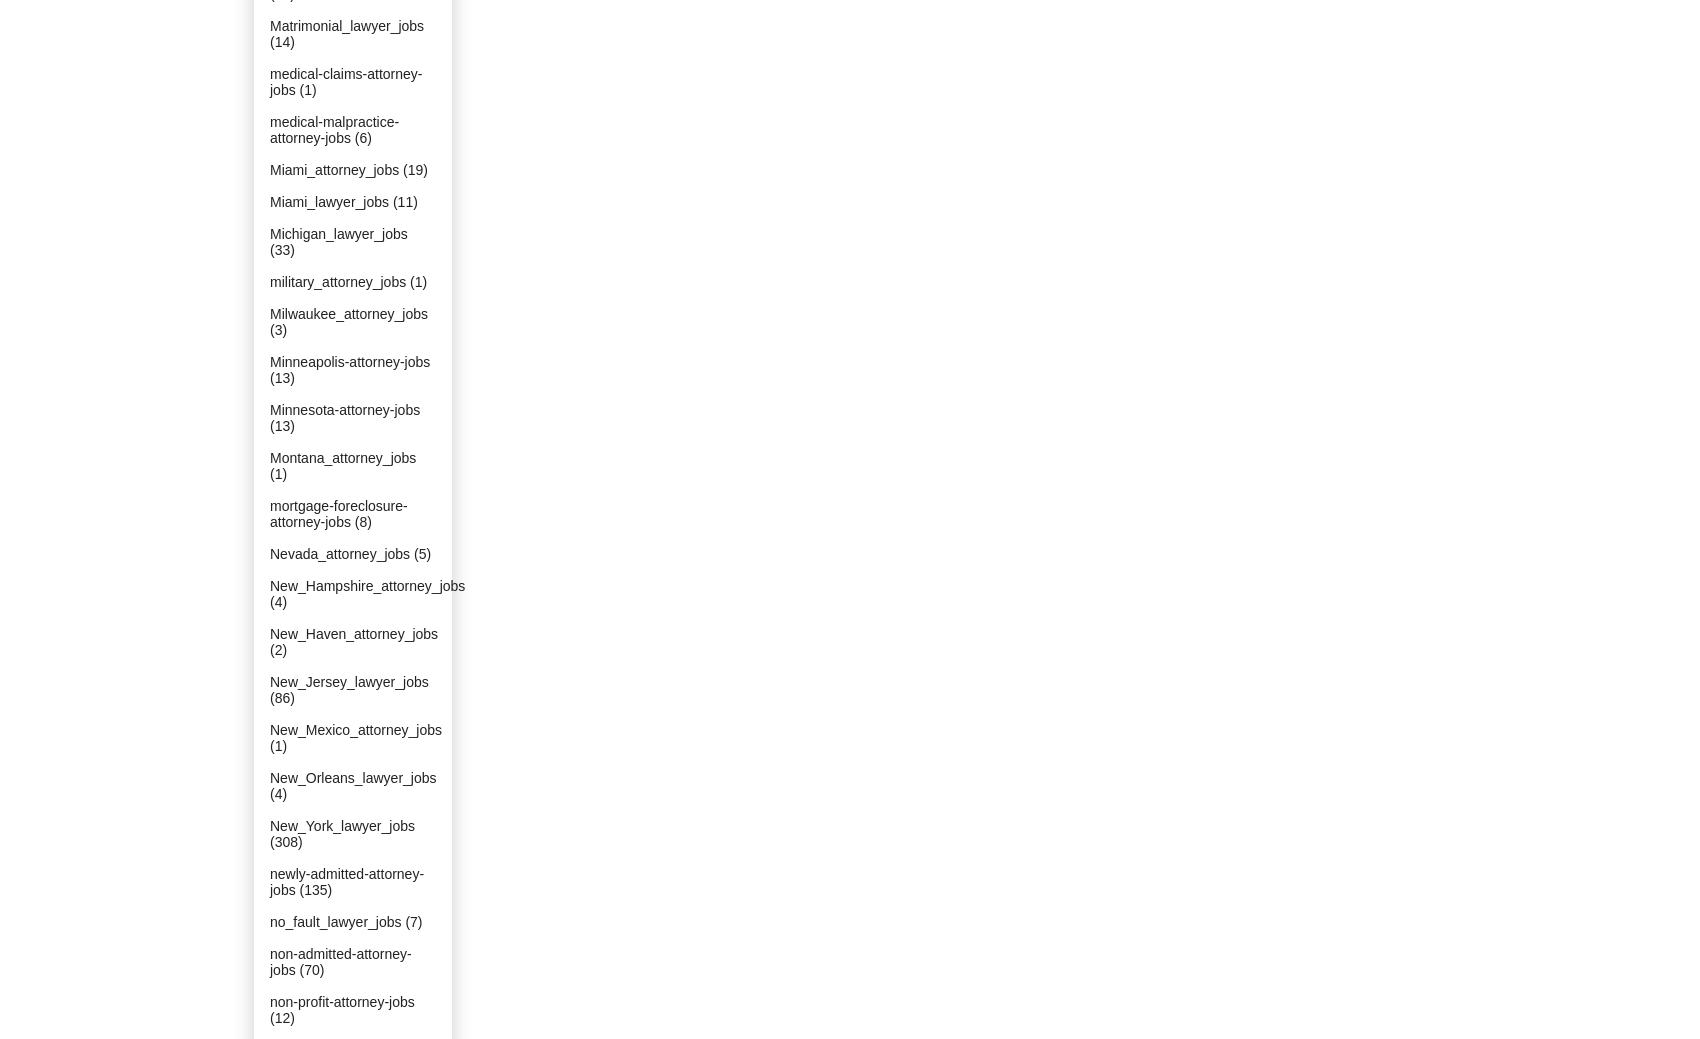 Image resolution: width=1700 pixels, height=1039 pixels. Describe the element at coordinates (348, 681) in the screenshot. I see `'New_Jersey_lawyer_jobs'` at that location.